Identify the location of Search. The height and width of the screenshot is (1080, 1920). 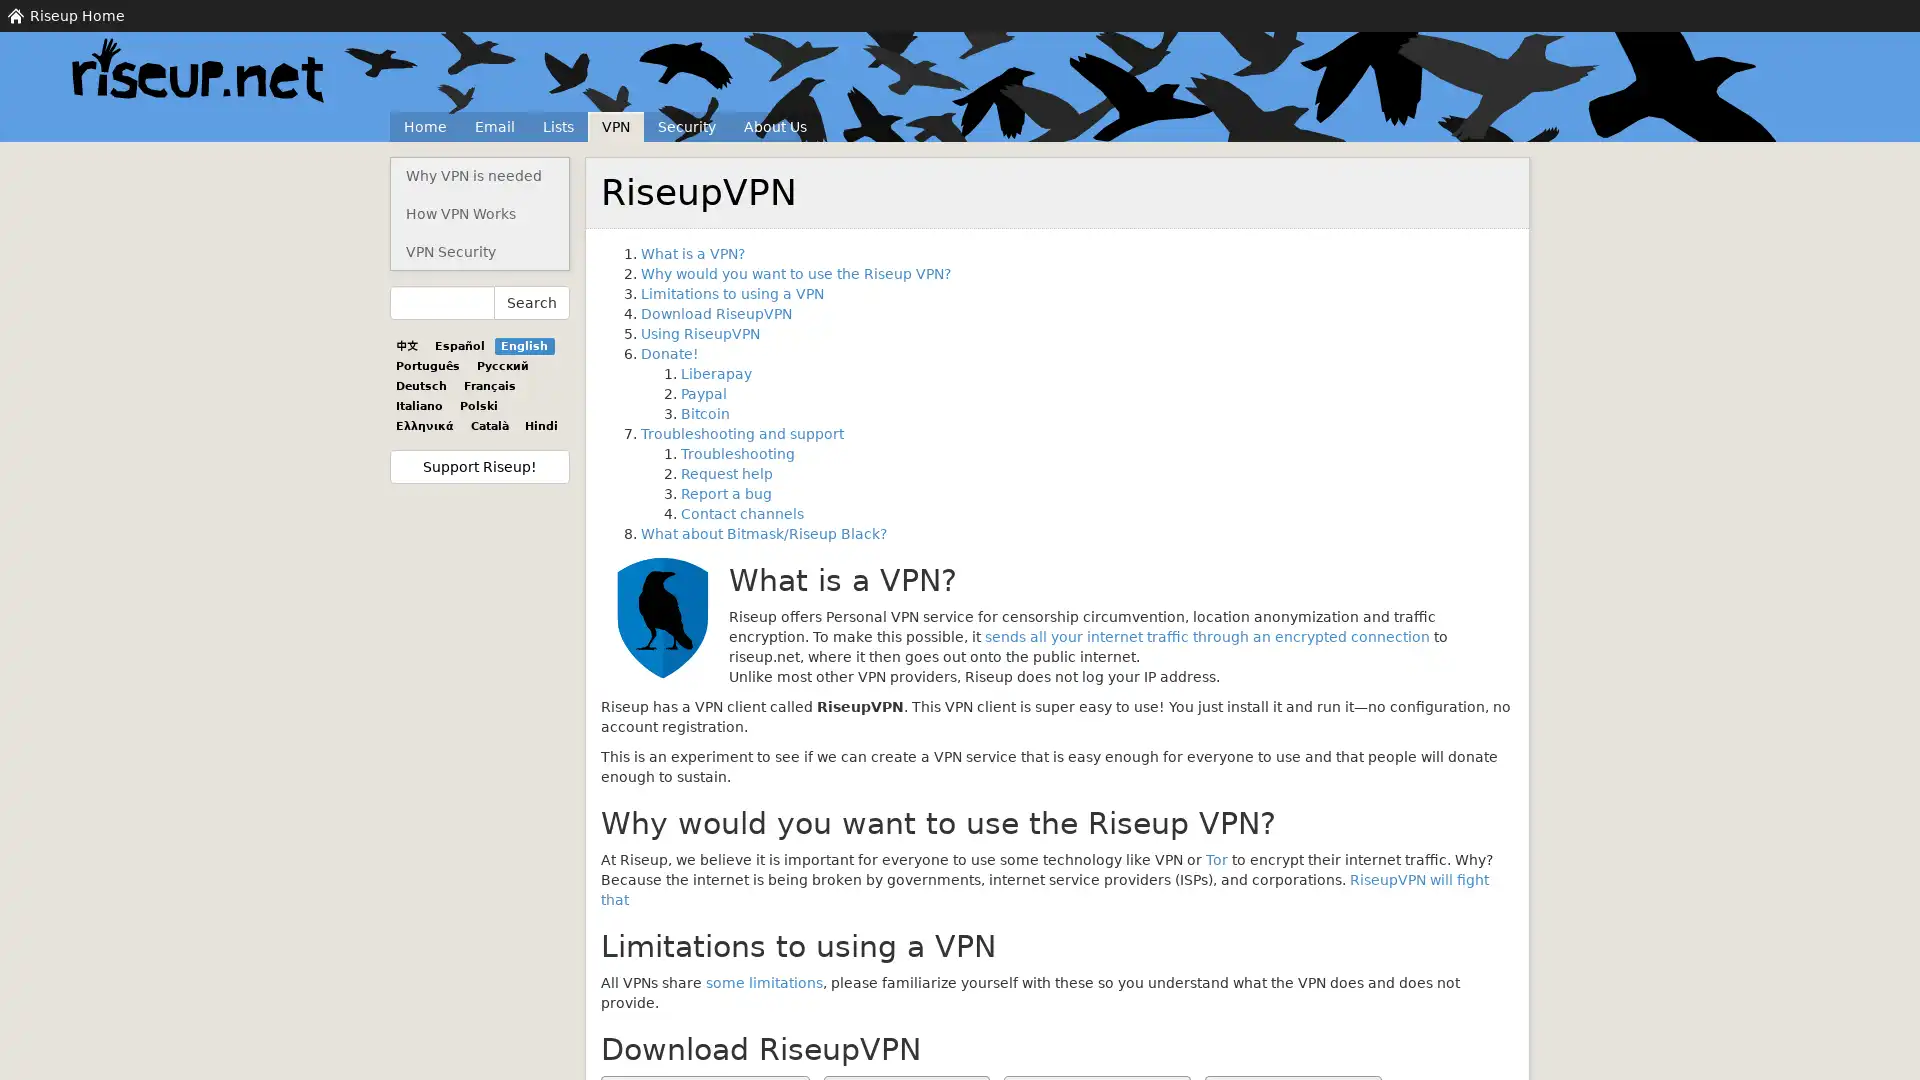
(532, 303).